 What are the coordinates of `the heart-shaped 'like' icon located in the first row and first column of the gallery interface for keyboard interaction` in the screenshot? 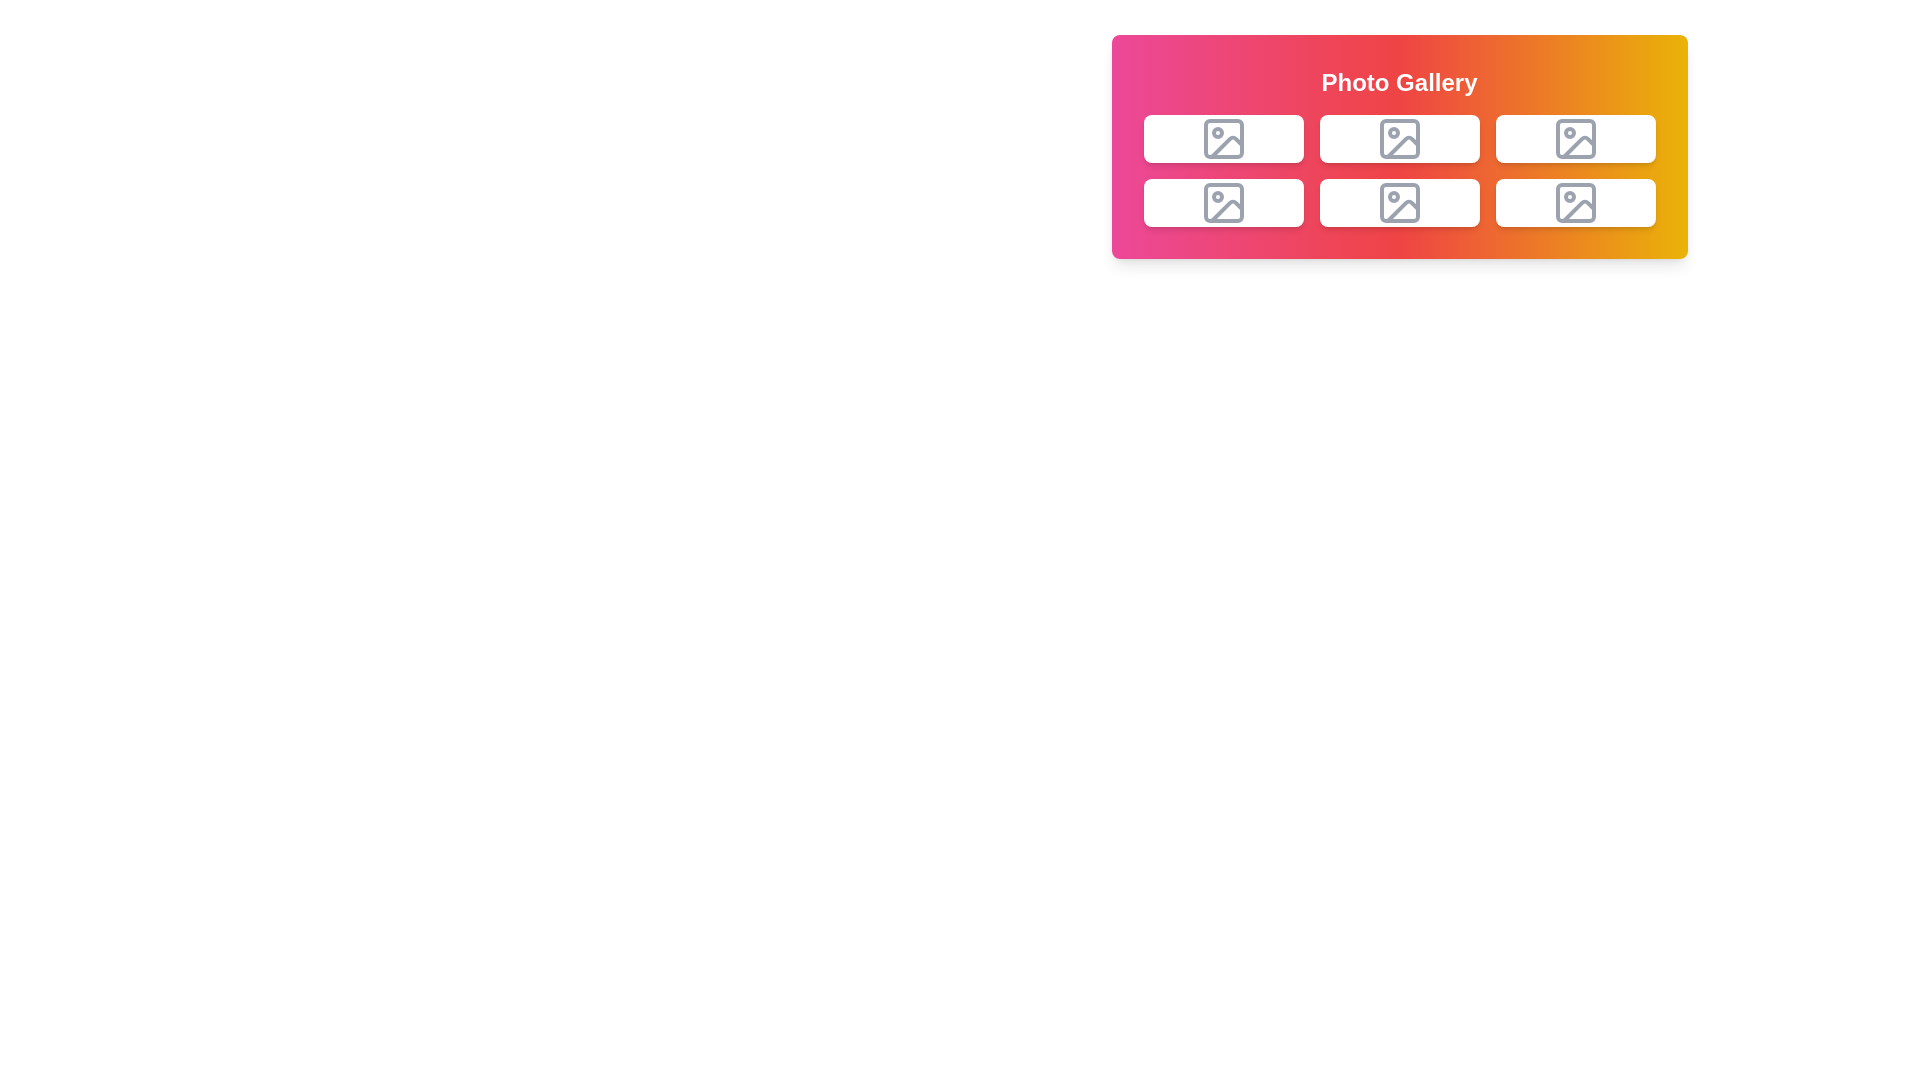 It's located at (1248, 137).